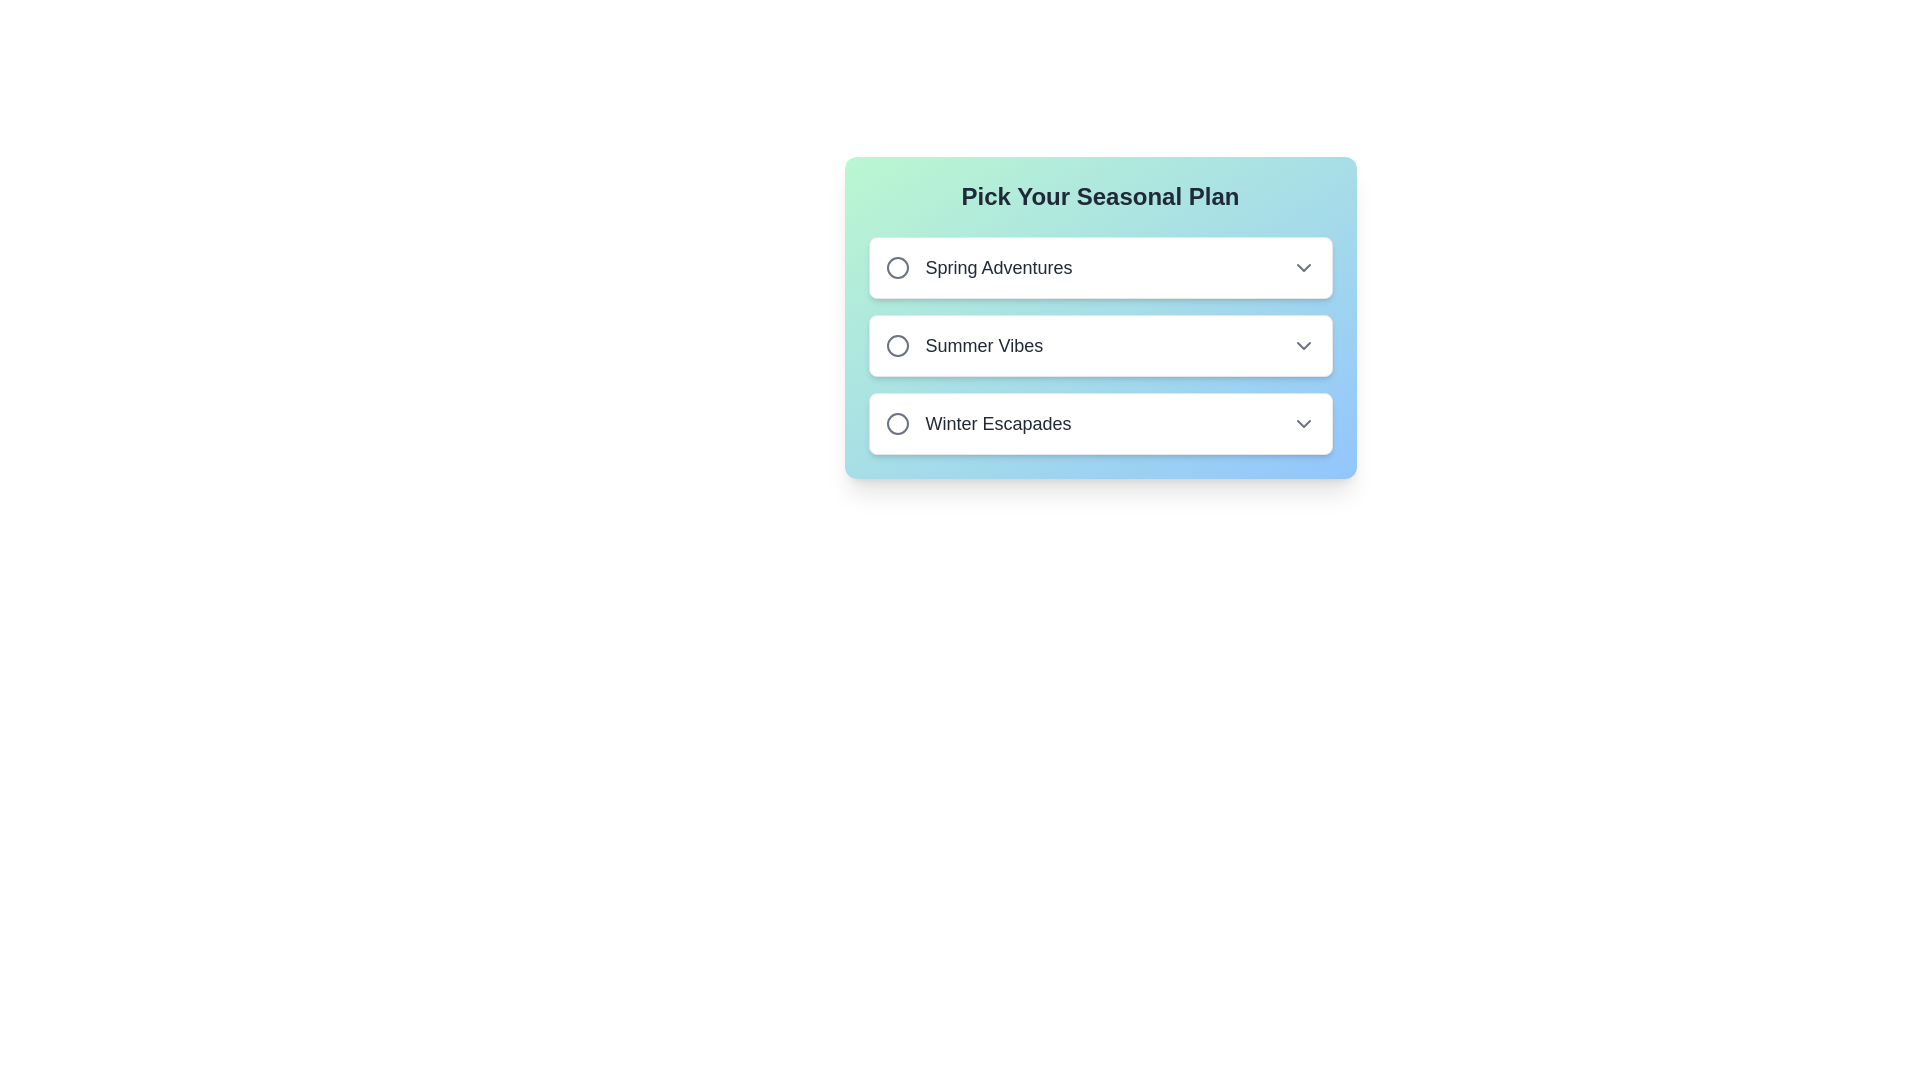 The width and height of the screenshot is (1920, 1080). What do you see at coordinates (978, 423) in the screenshot?
I see `the 'Winter Escapades' option in the horizontal list item with a radio button` at bounding box center [978, 423].